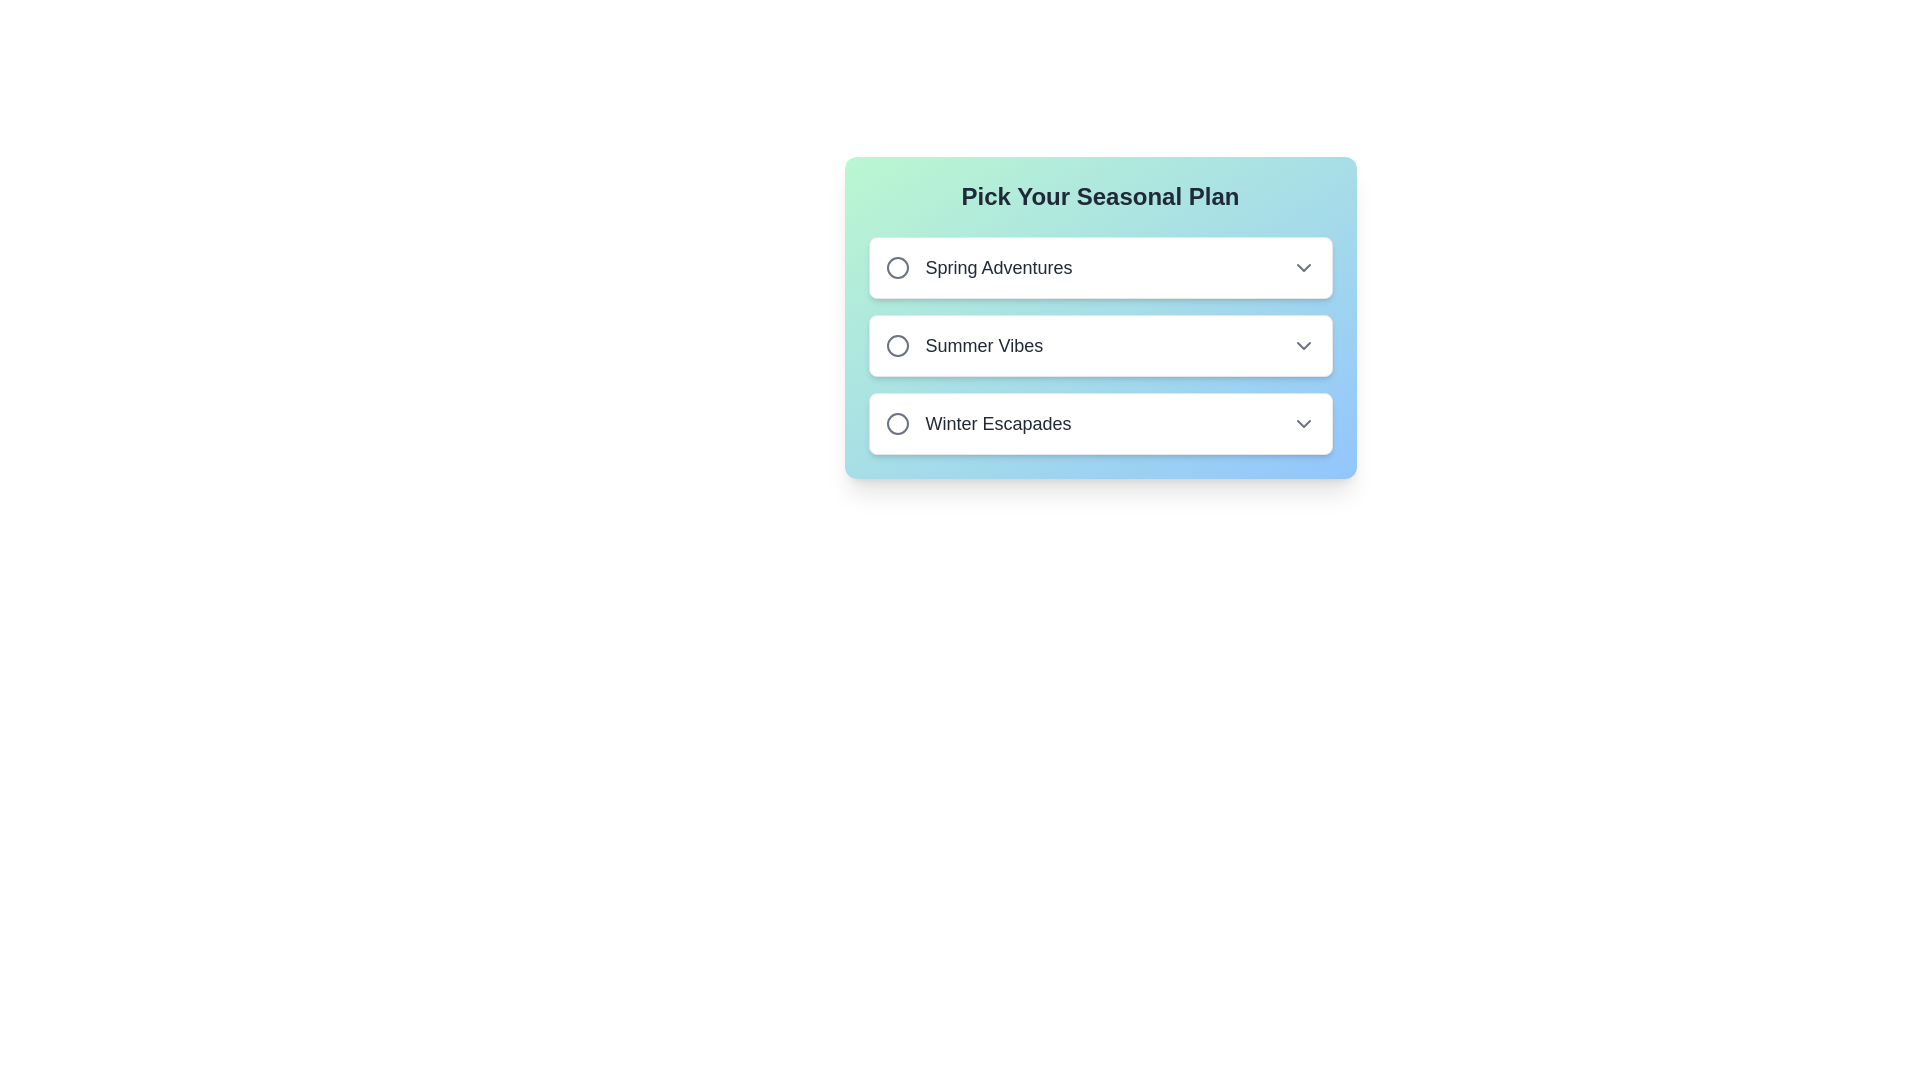 The width and height of the screenshot is (1920, 1080). What do you see at coordinates (978, 423) in the screenshot?
I see `the 'Winter Escapades' option in the horizontal list item with a radio button` at bounding box center [978, 423].